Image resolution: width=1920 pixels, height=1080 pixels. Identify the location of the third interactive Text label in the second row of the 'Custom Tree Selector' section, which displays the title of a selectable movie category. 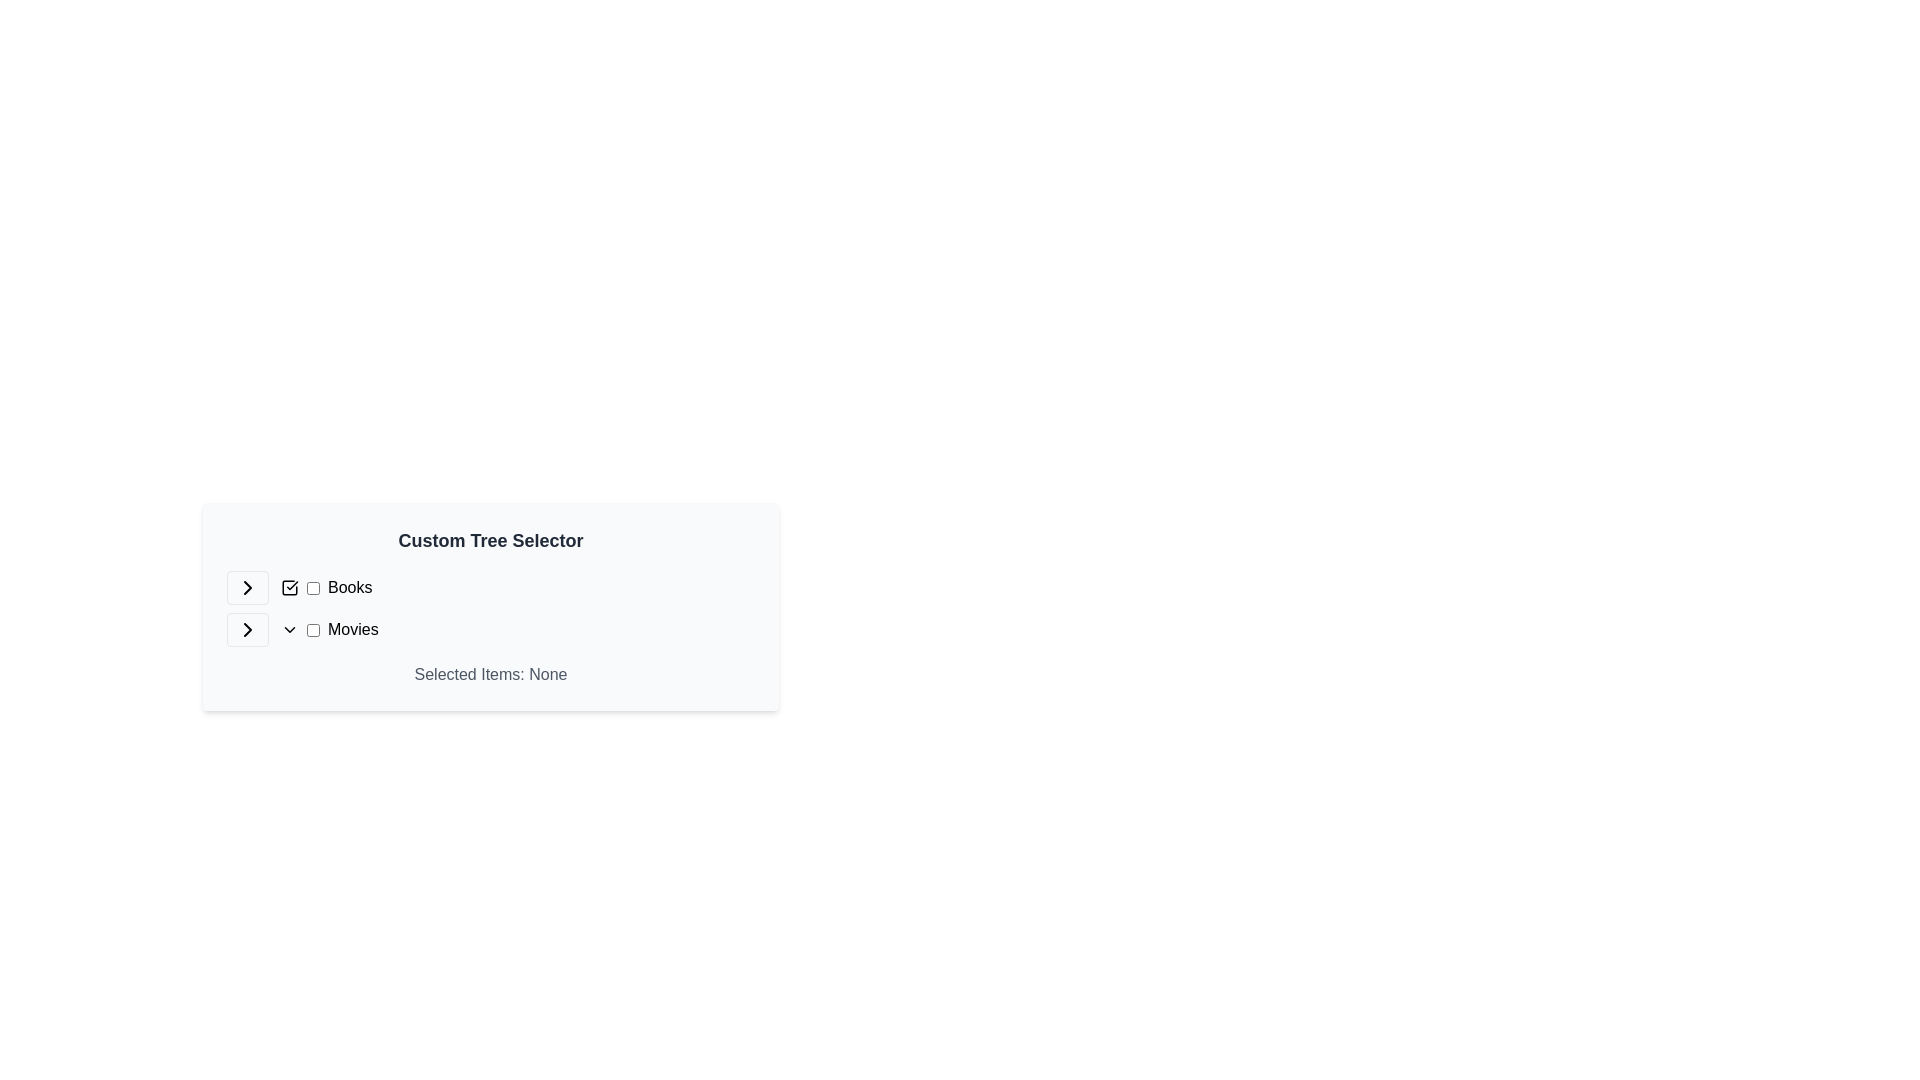
(329, 628).